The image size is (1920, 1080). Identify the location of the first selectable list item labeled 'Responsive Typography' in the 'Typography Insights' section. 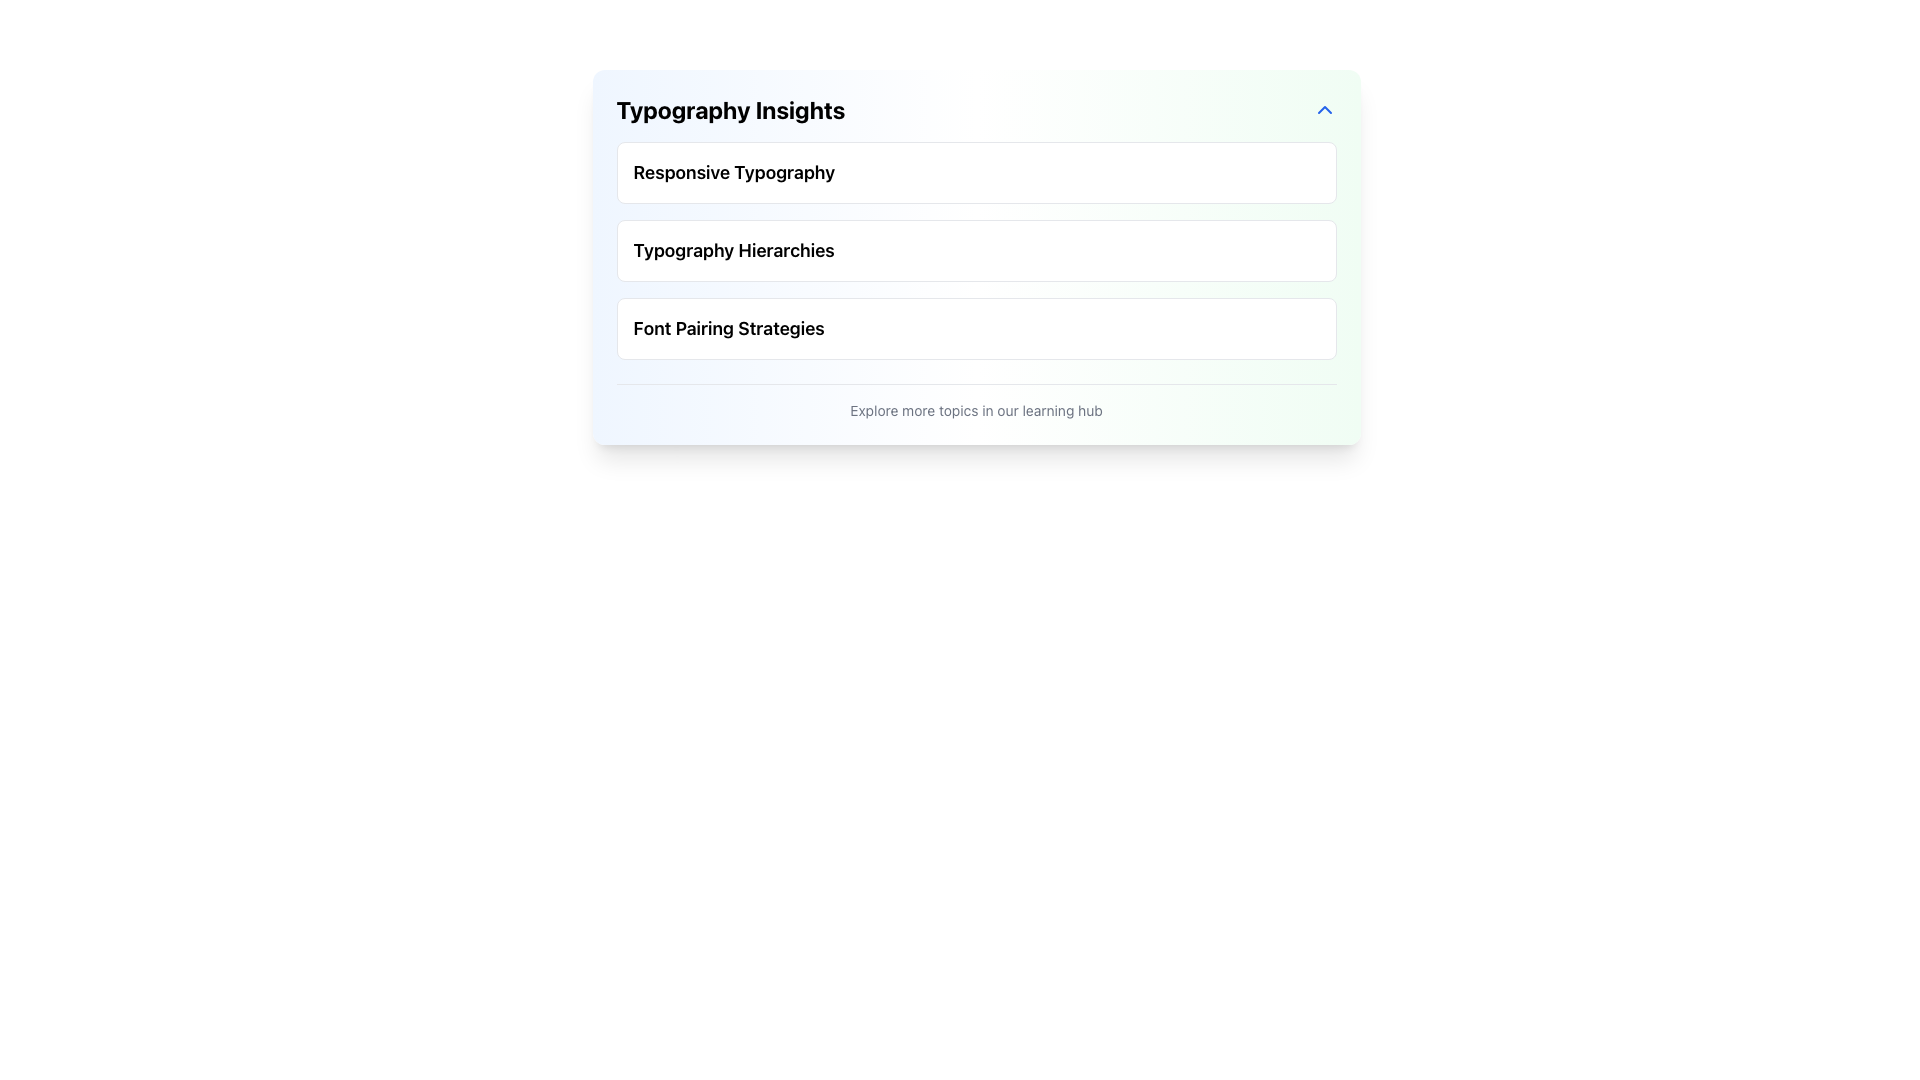
(976, 172).